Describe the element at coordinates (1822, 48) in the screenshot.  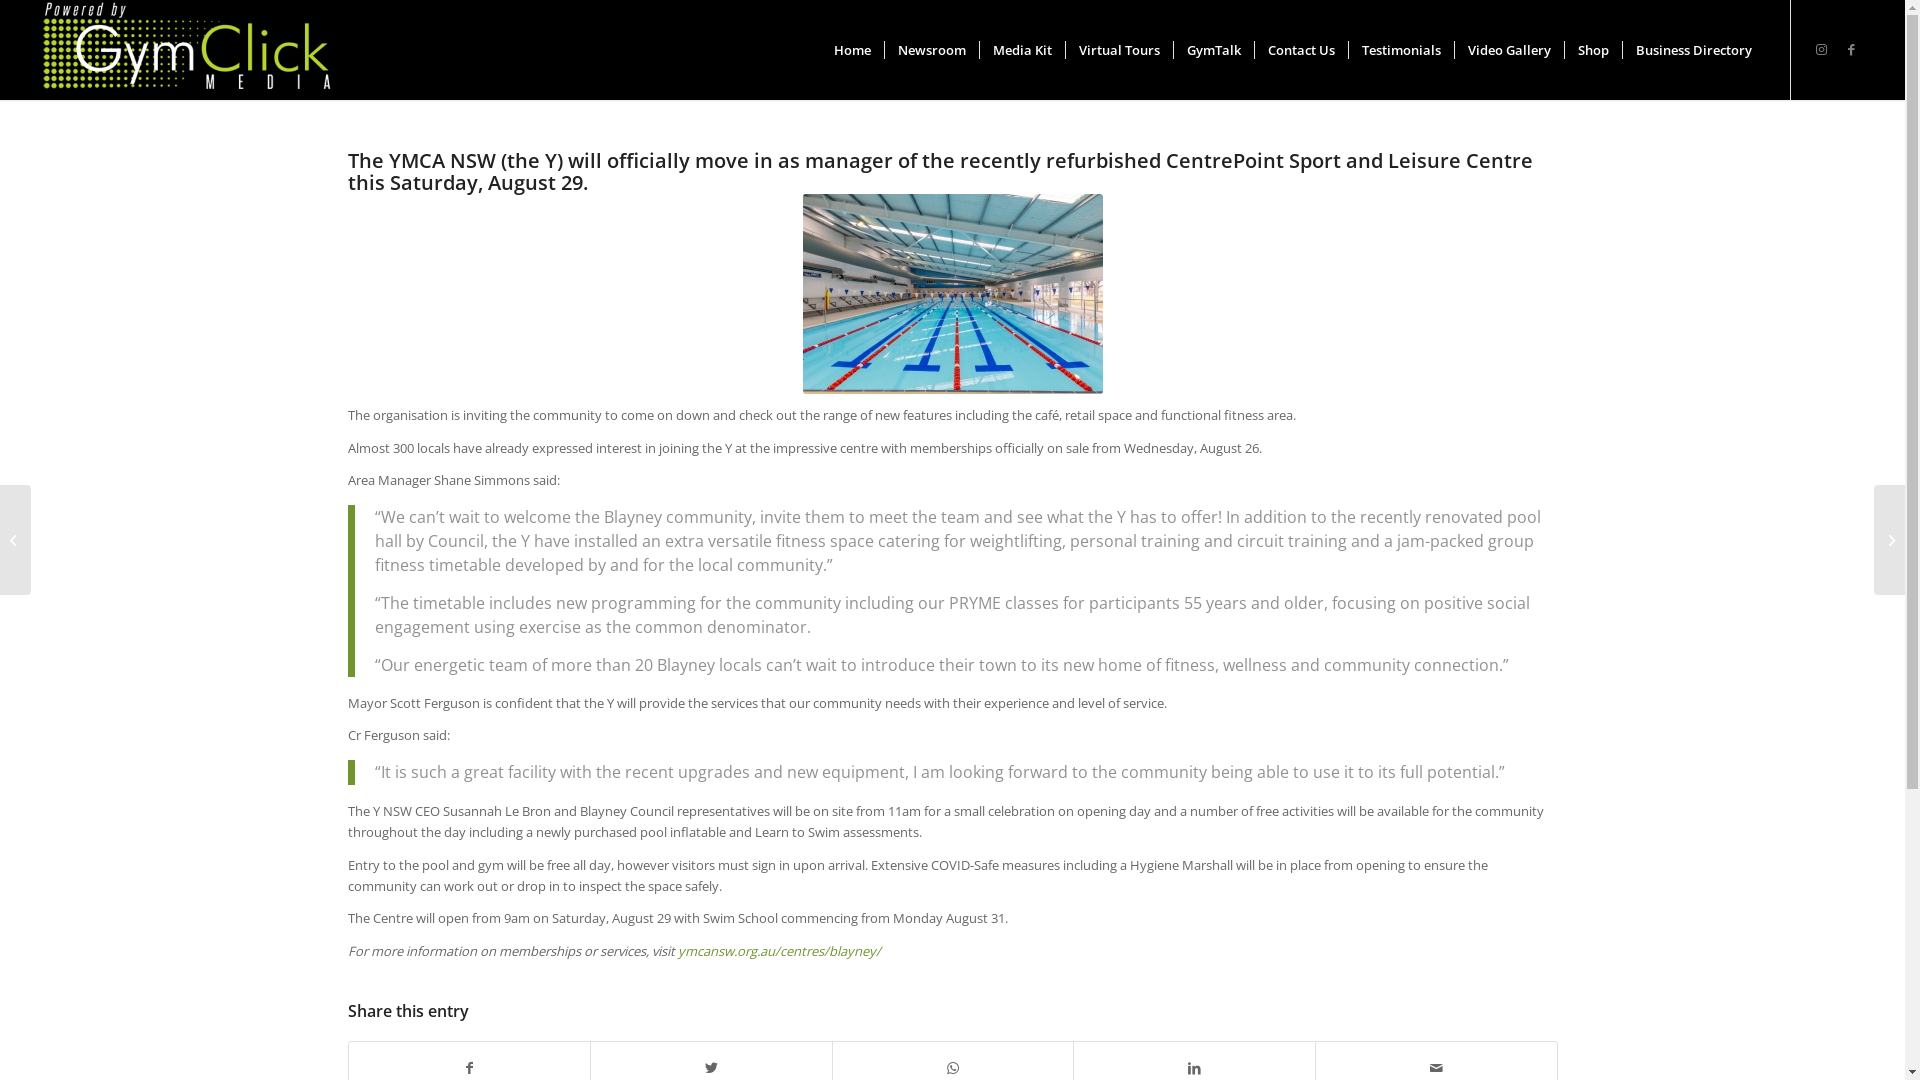
I see `'Instagram'` at that location.